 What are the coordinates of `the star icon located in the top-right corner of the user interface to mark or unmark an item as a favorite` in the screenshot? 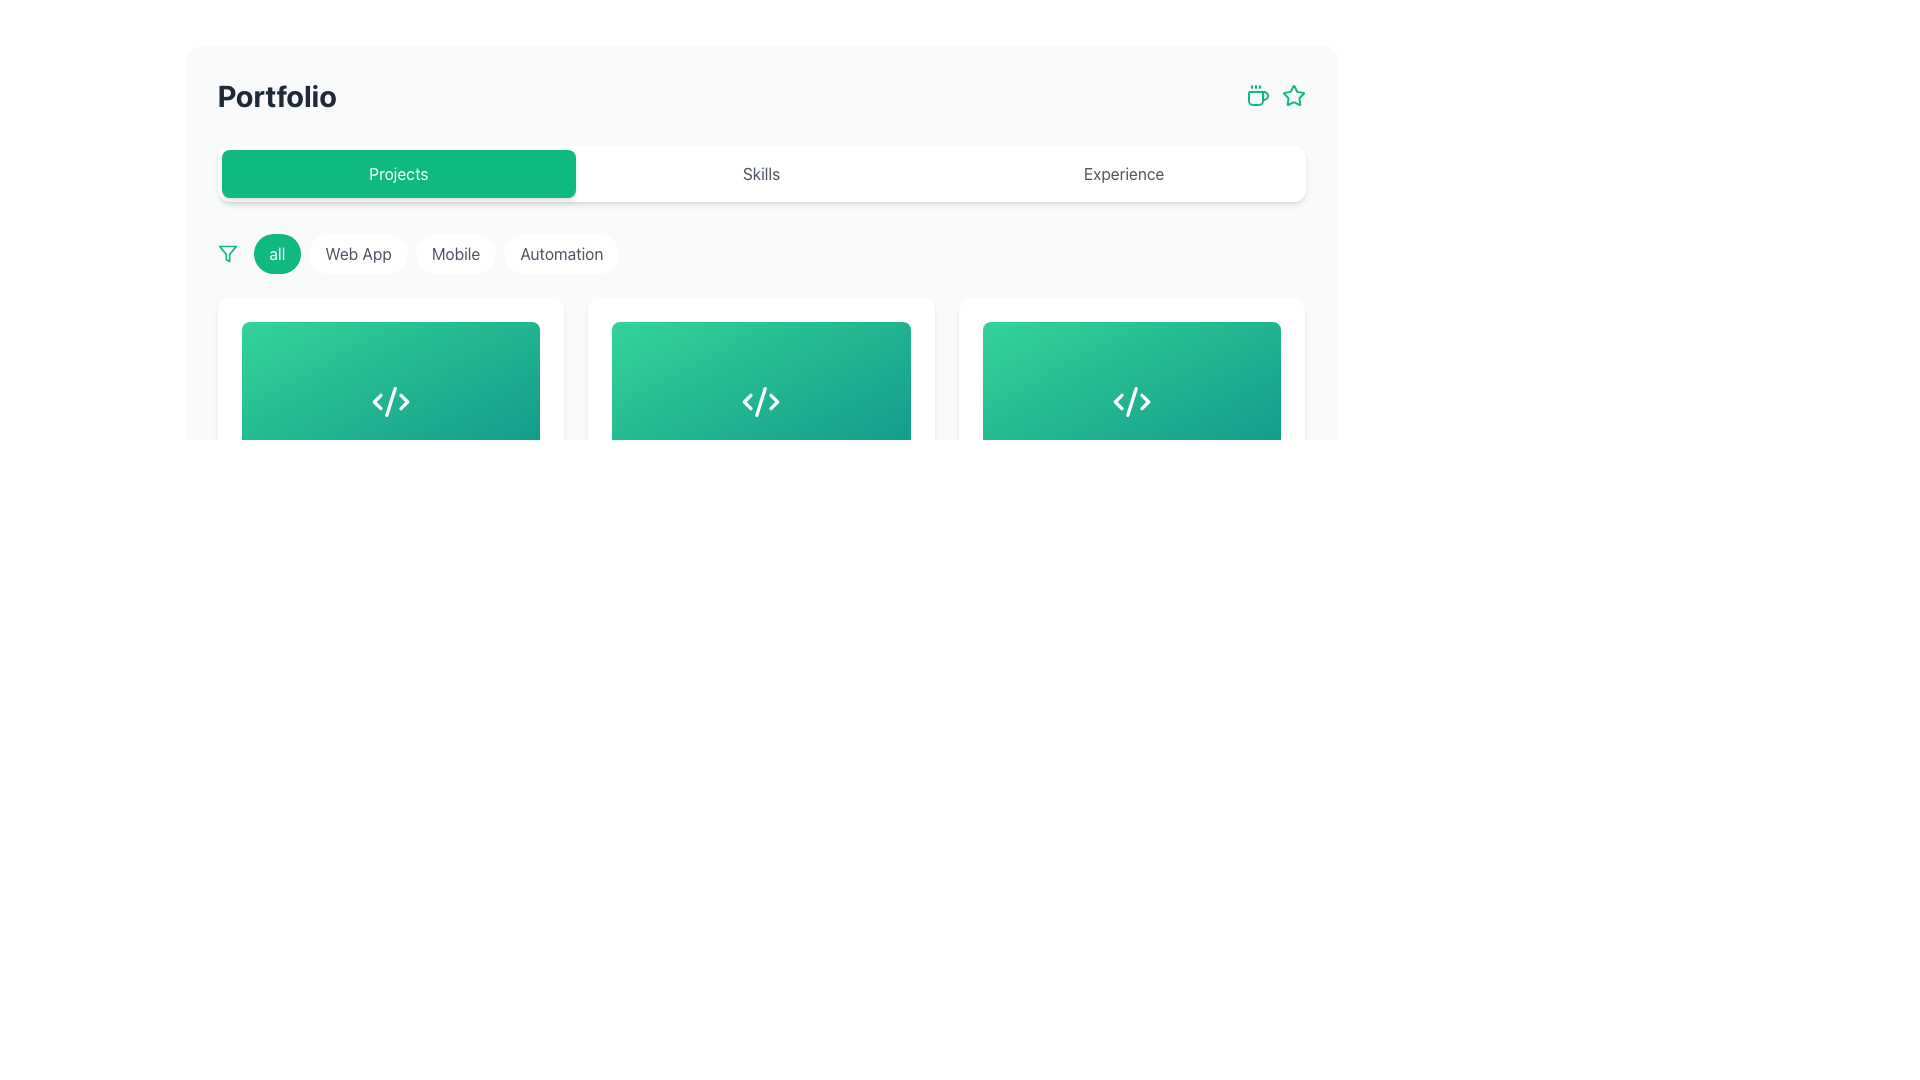 It's located at (1293, 96).